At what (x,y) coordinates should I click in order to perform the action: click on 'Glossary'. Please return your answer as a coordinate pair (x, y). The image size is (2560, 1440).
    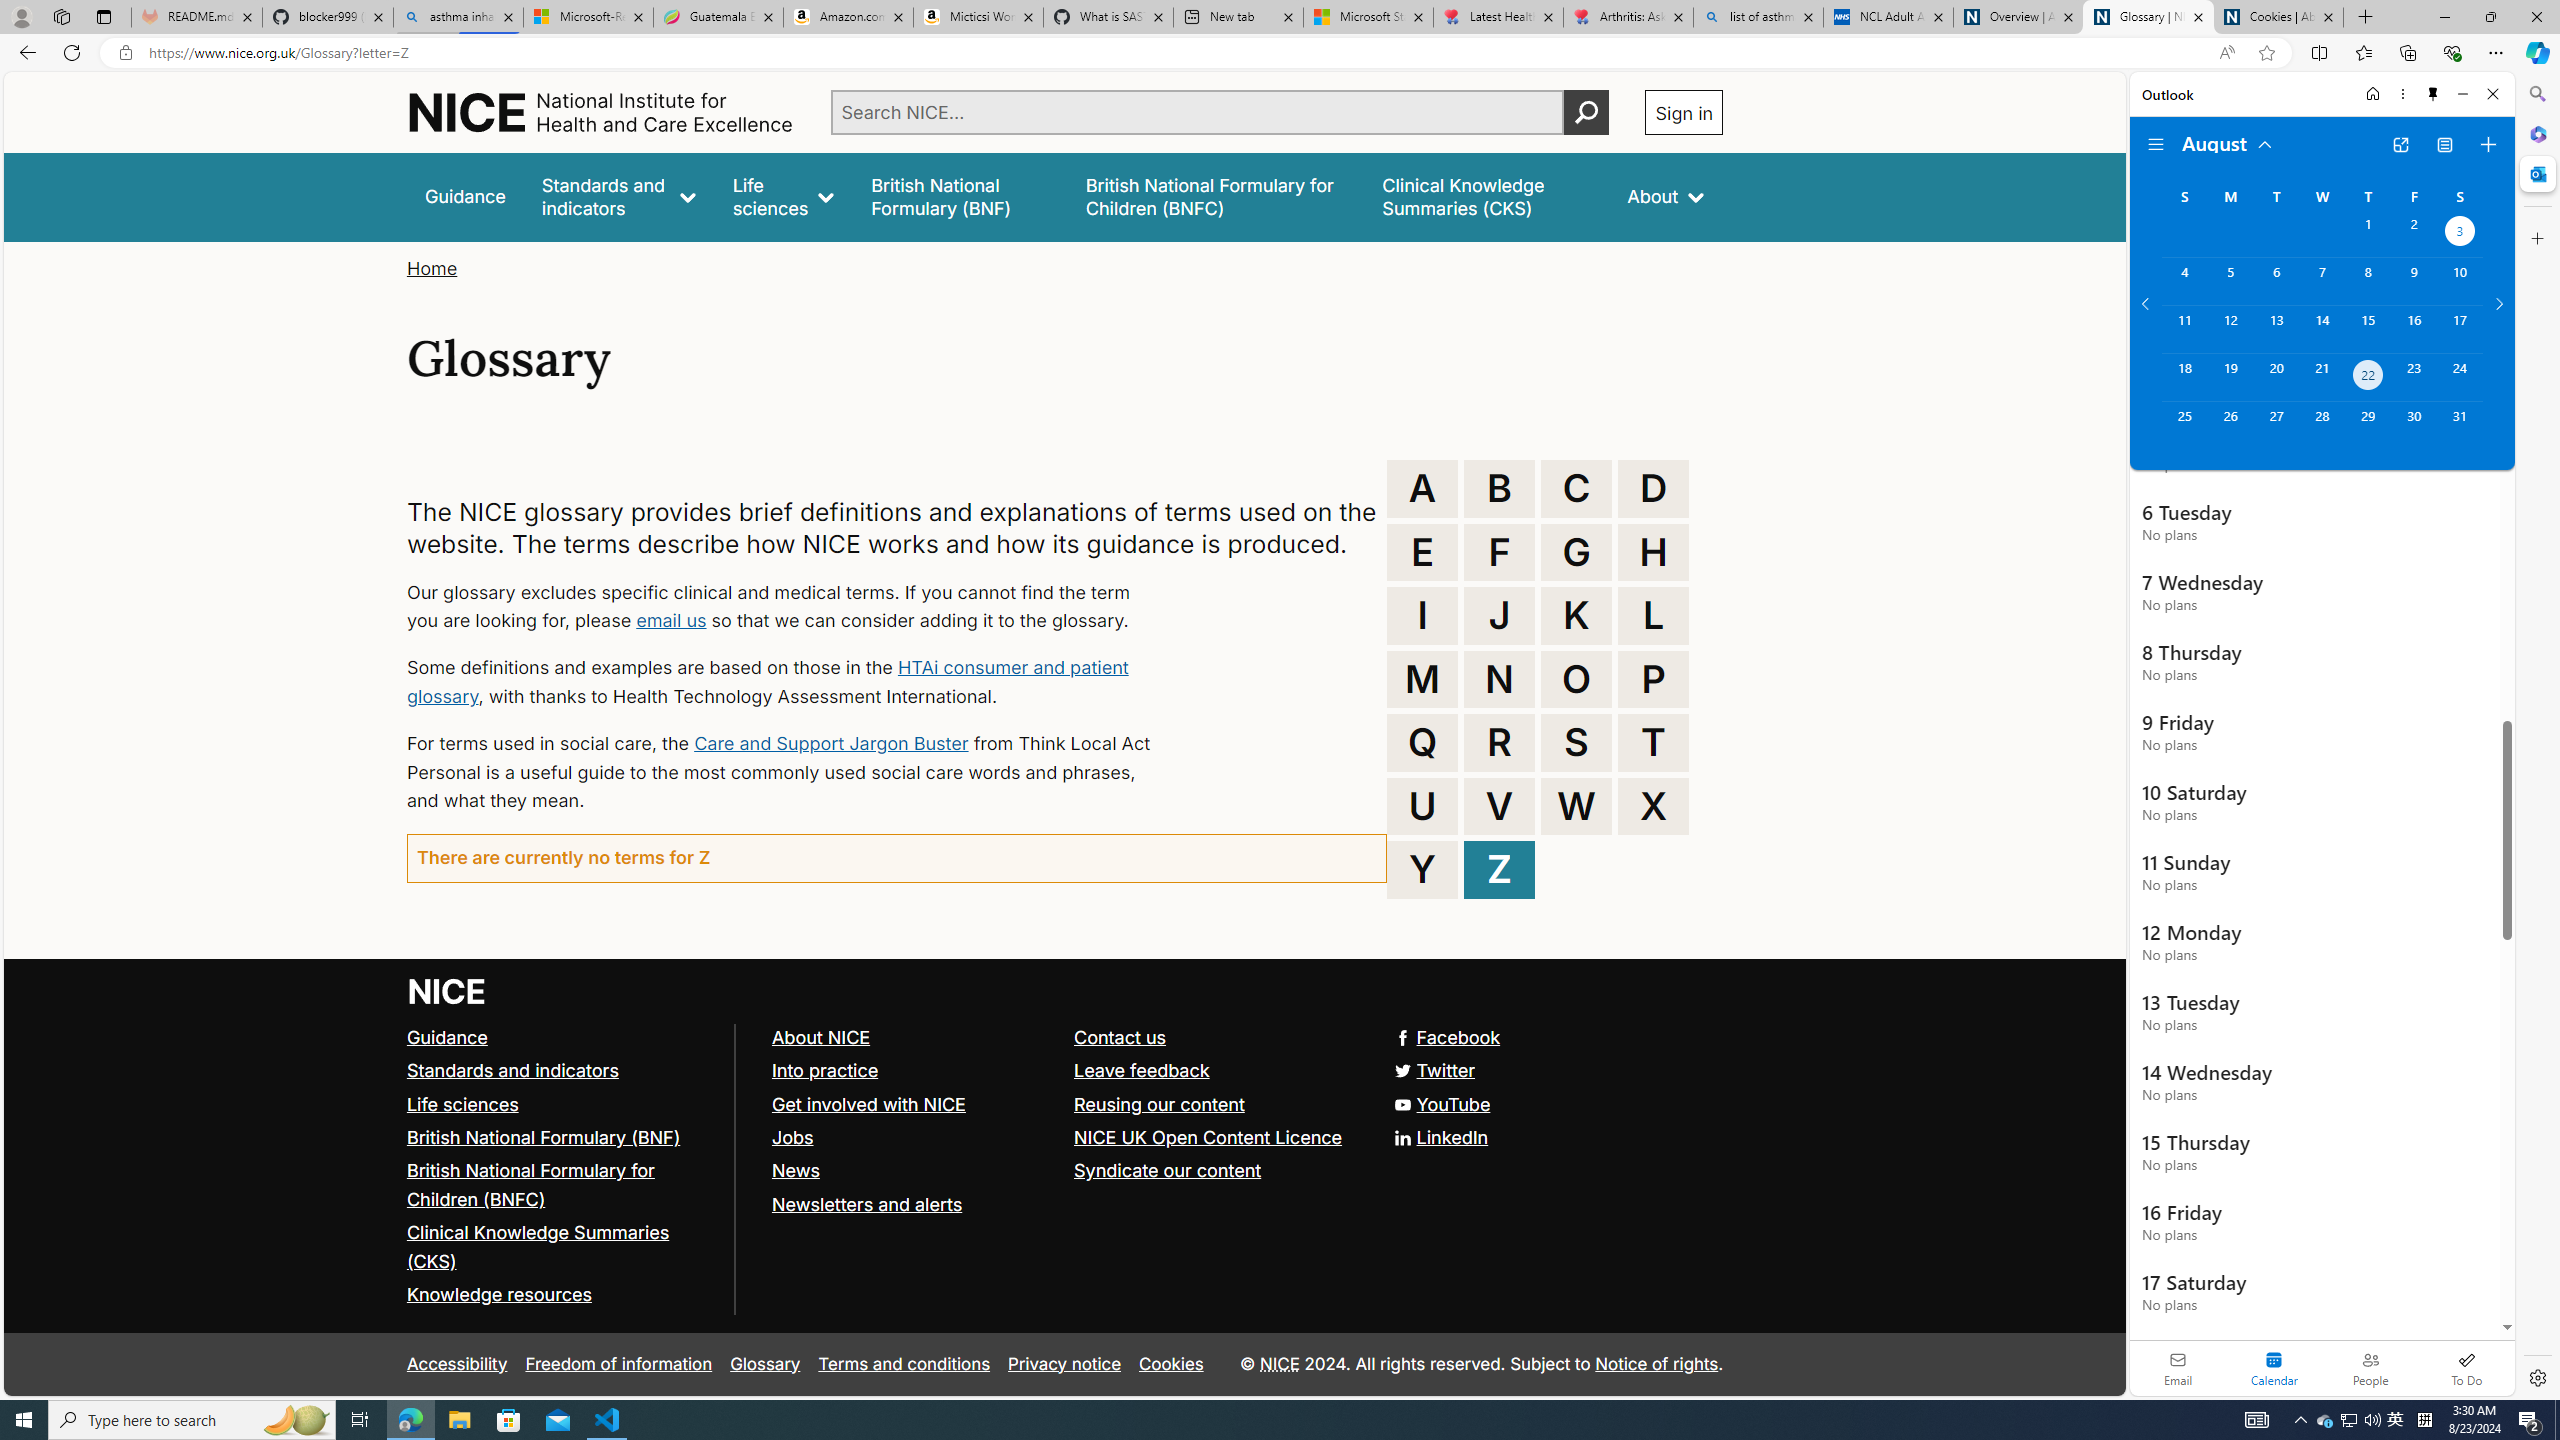
    Looking at the image, I should click on (765, 1363).